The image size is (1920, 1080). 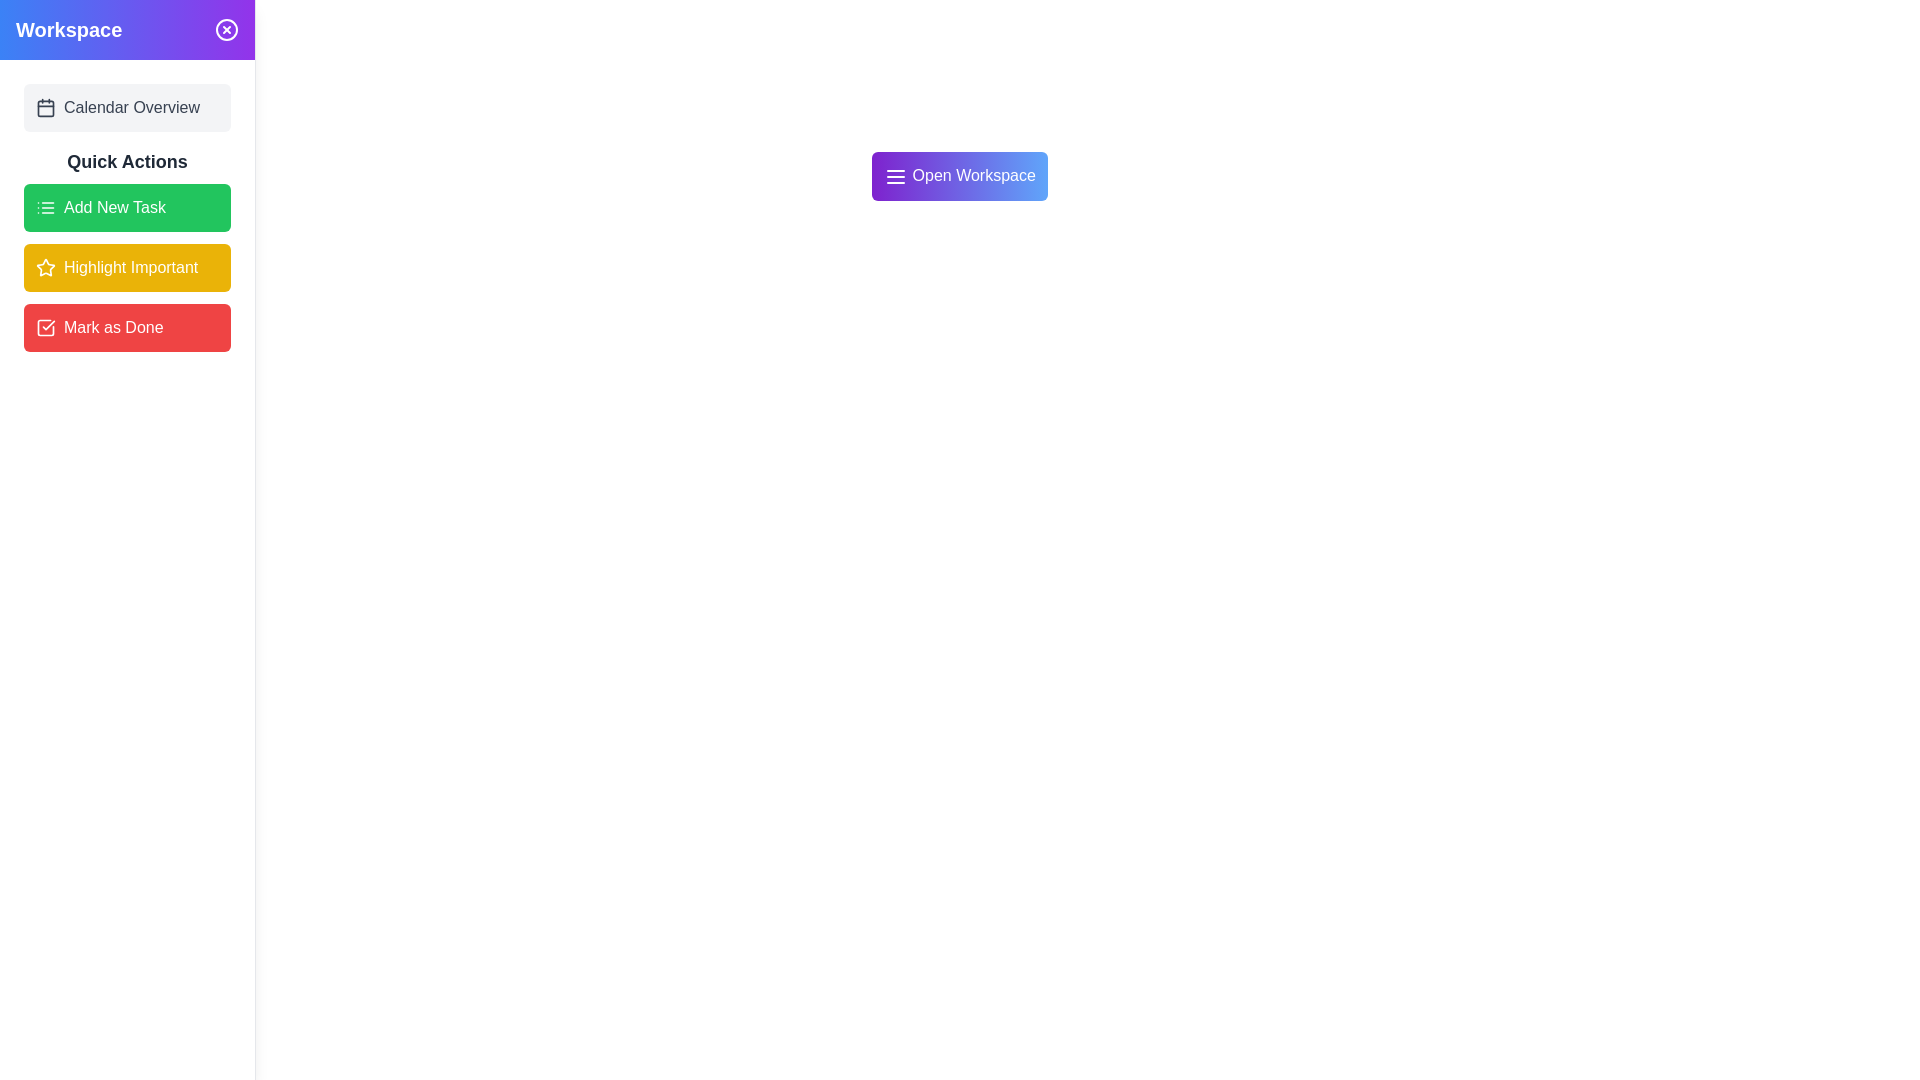 I want to click on the Menu Icon, which is represented by three horizontal lines stacked vertically, located on the left side of the 'Open Workspace' button, so click(x=895, y=175).